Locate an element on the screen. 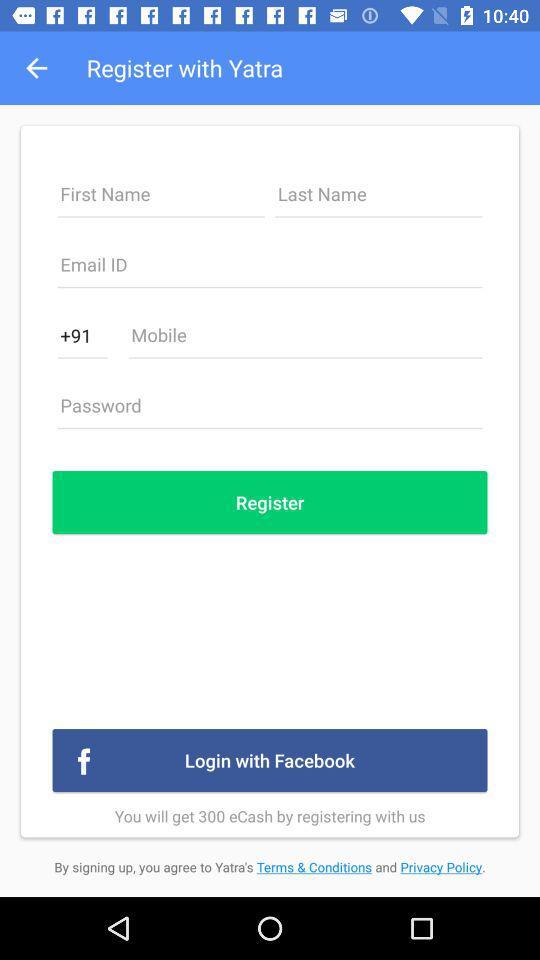 This screenshot has height=960, width=540. mobile number is located at coordinates (305, 340).